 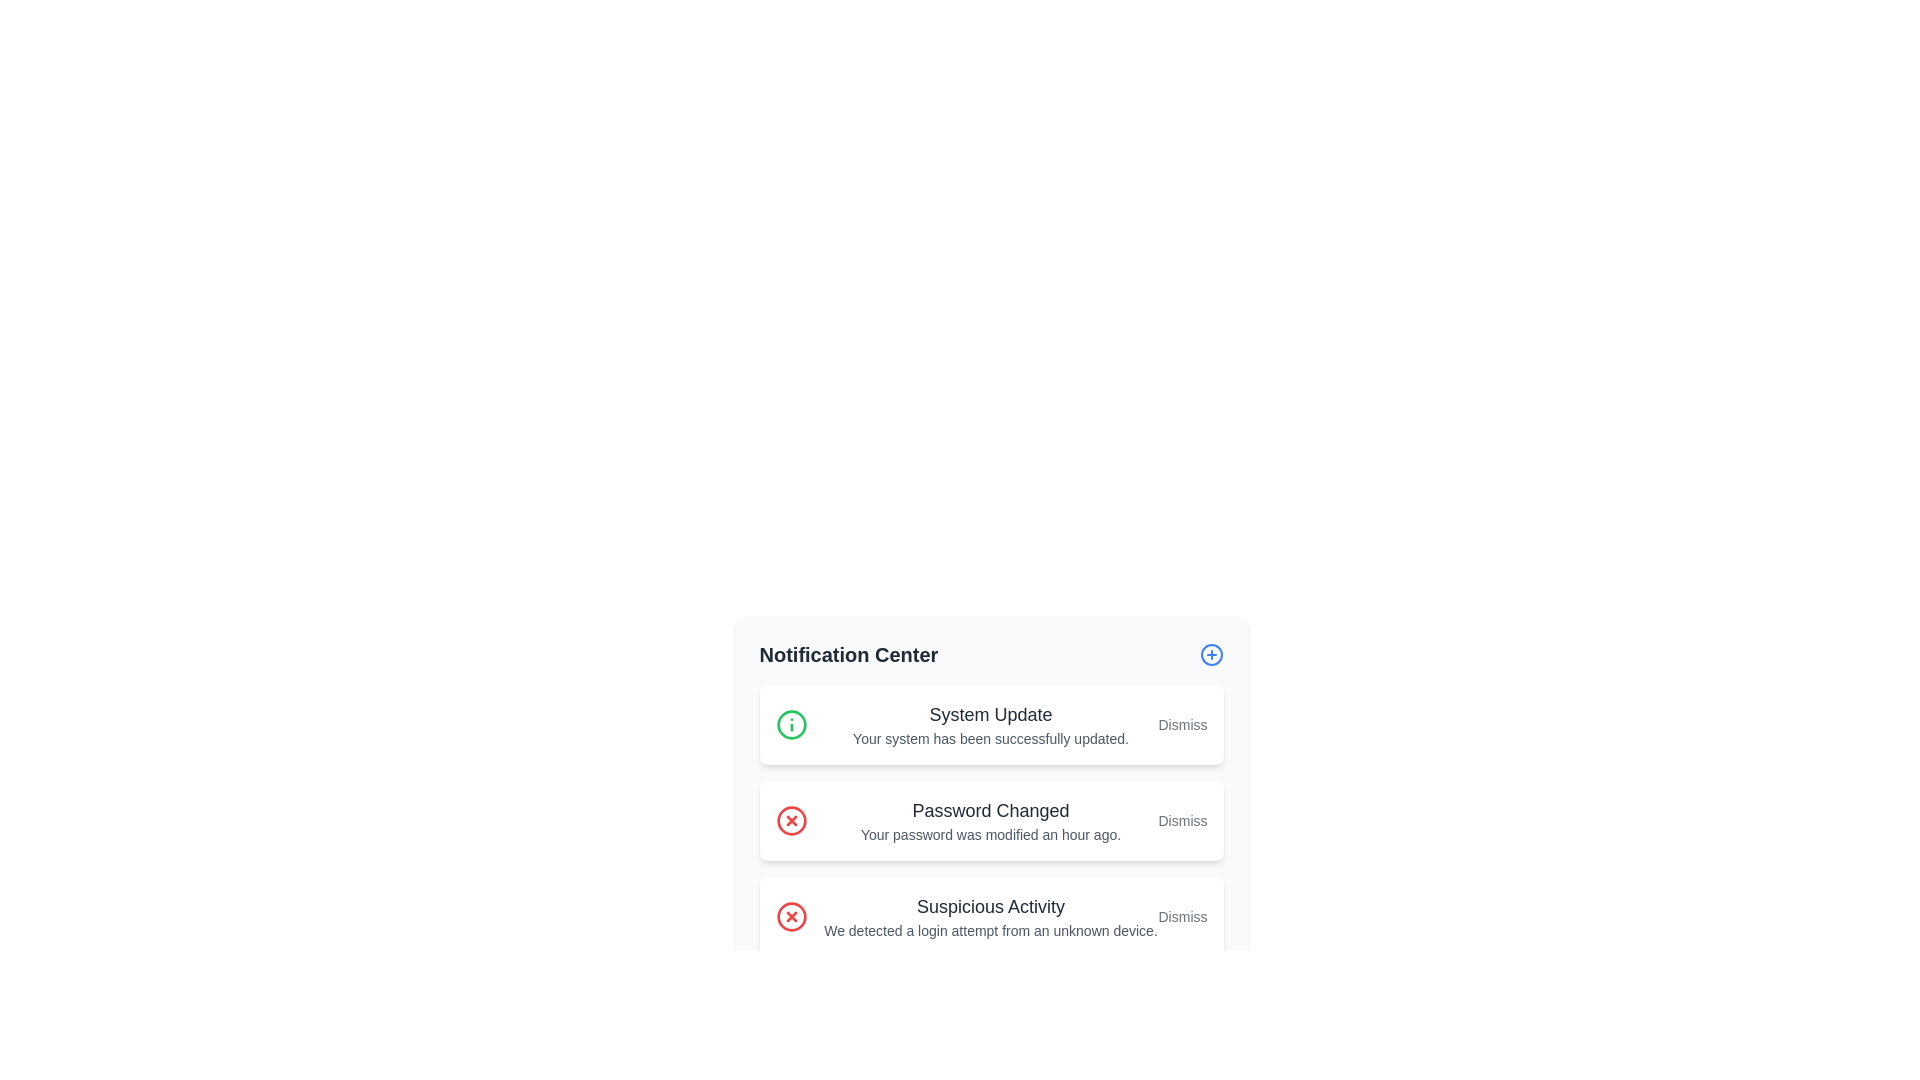 What do you see at coordinates (790, 725) in the screenshot?
I see `the 'System Update' icon located in the top-left corner of the first notification card row to acknowledge the notification's status` at bounding box center [790, 725].